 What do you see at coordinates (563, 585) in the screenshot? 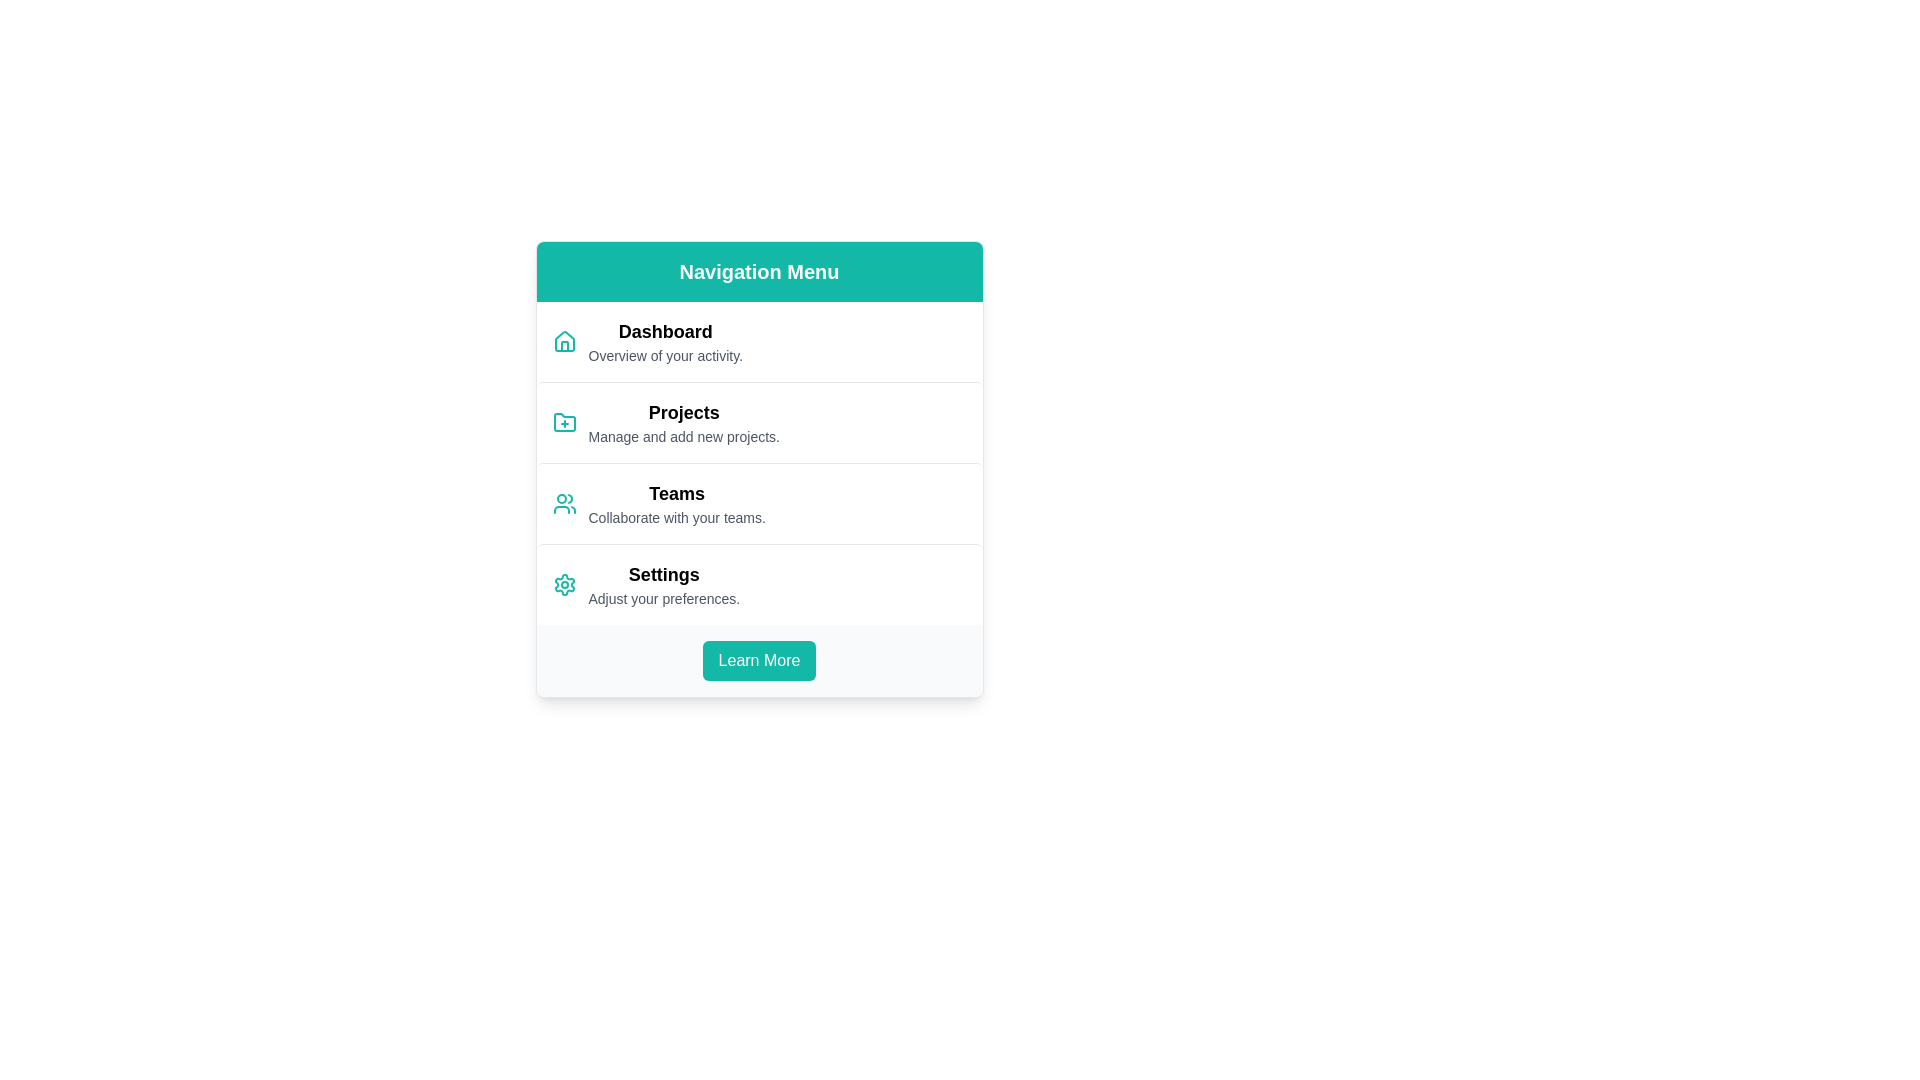
I see `the gear icon representing the settings in the bottom section of the 'Settings' menu` at bounding box center [563, 585].